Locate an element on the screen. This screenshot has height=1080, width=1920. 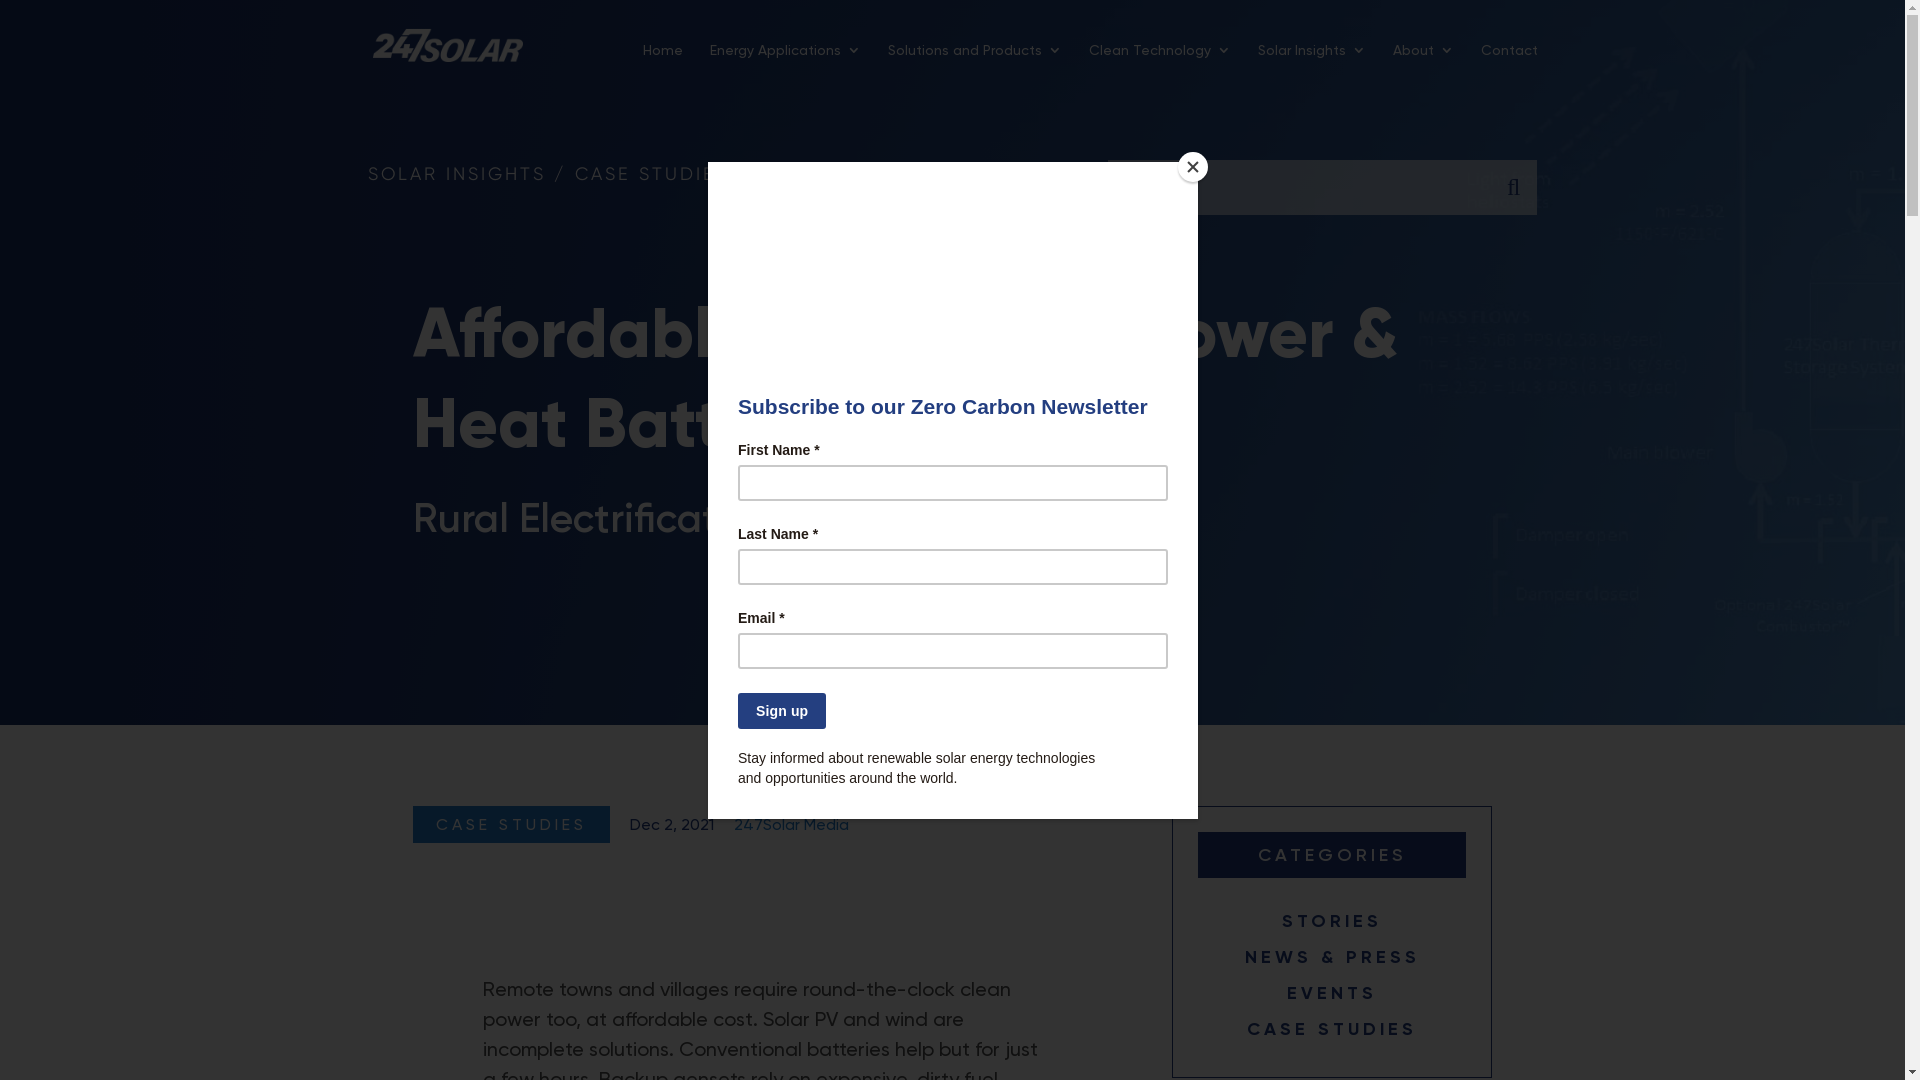
'About' is located at coordinates (1421, 65).